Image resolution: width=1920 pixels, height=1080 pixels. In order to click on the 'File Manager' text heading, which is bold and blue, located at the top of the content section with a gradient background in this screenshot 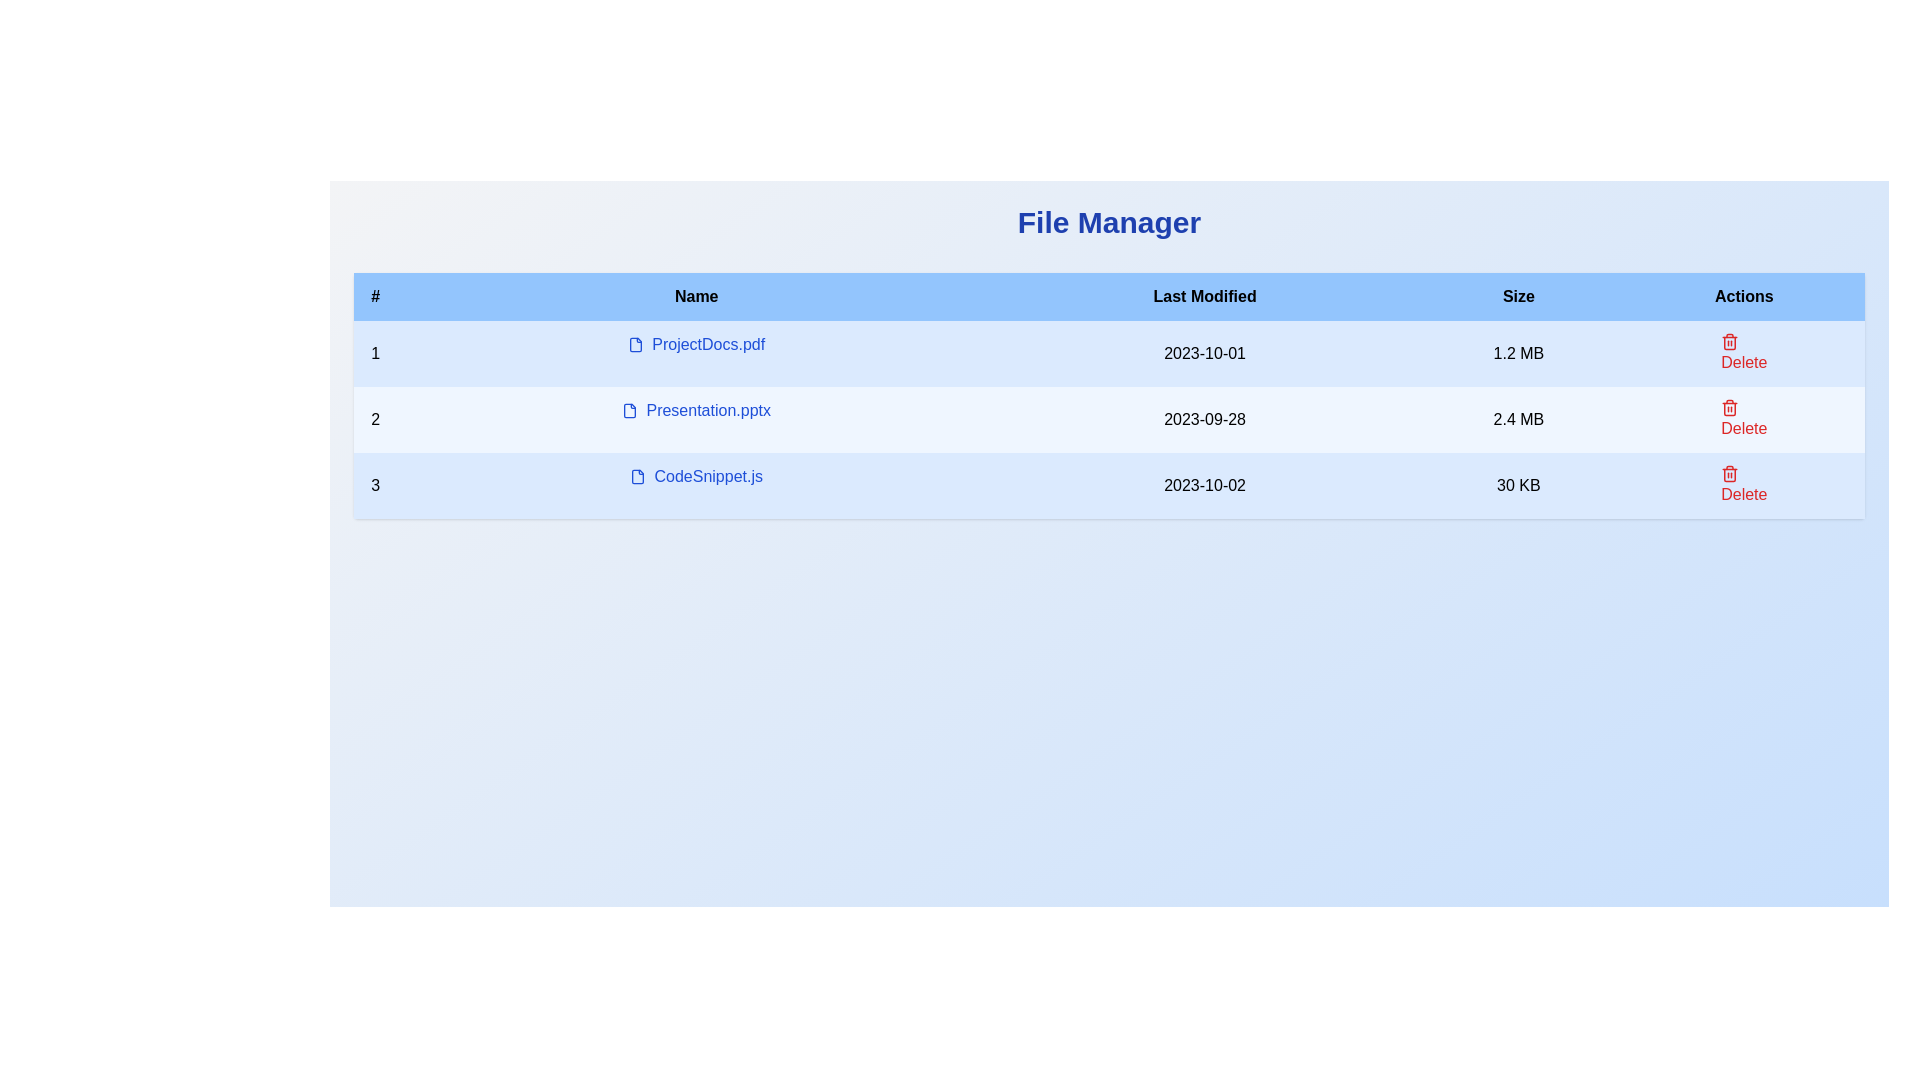, I will do `click(1108, 223)`.